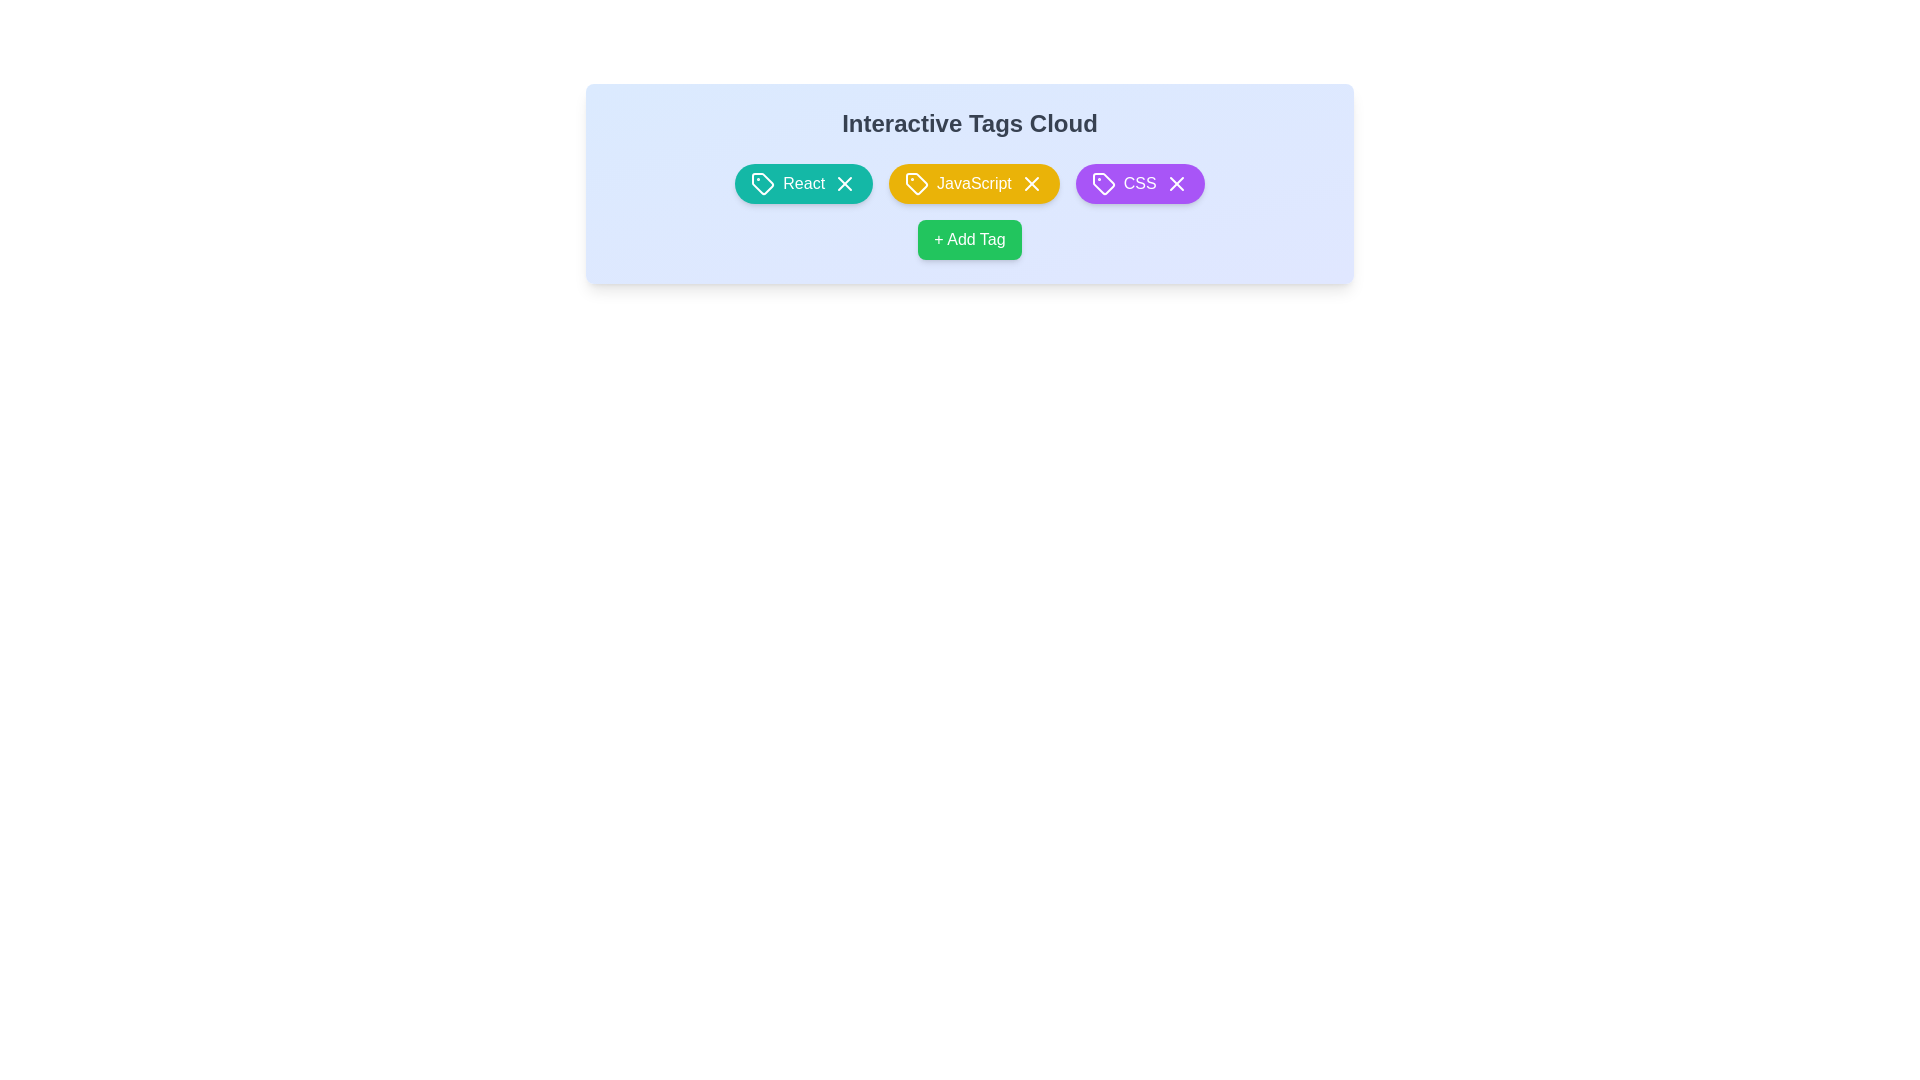  I want to click on the tag labeled CSS, so click(1140, 184).